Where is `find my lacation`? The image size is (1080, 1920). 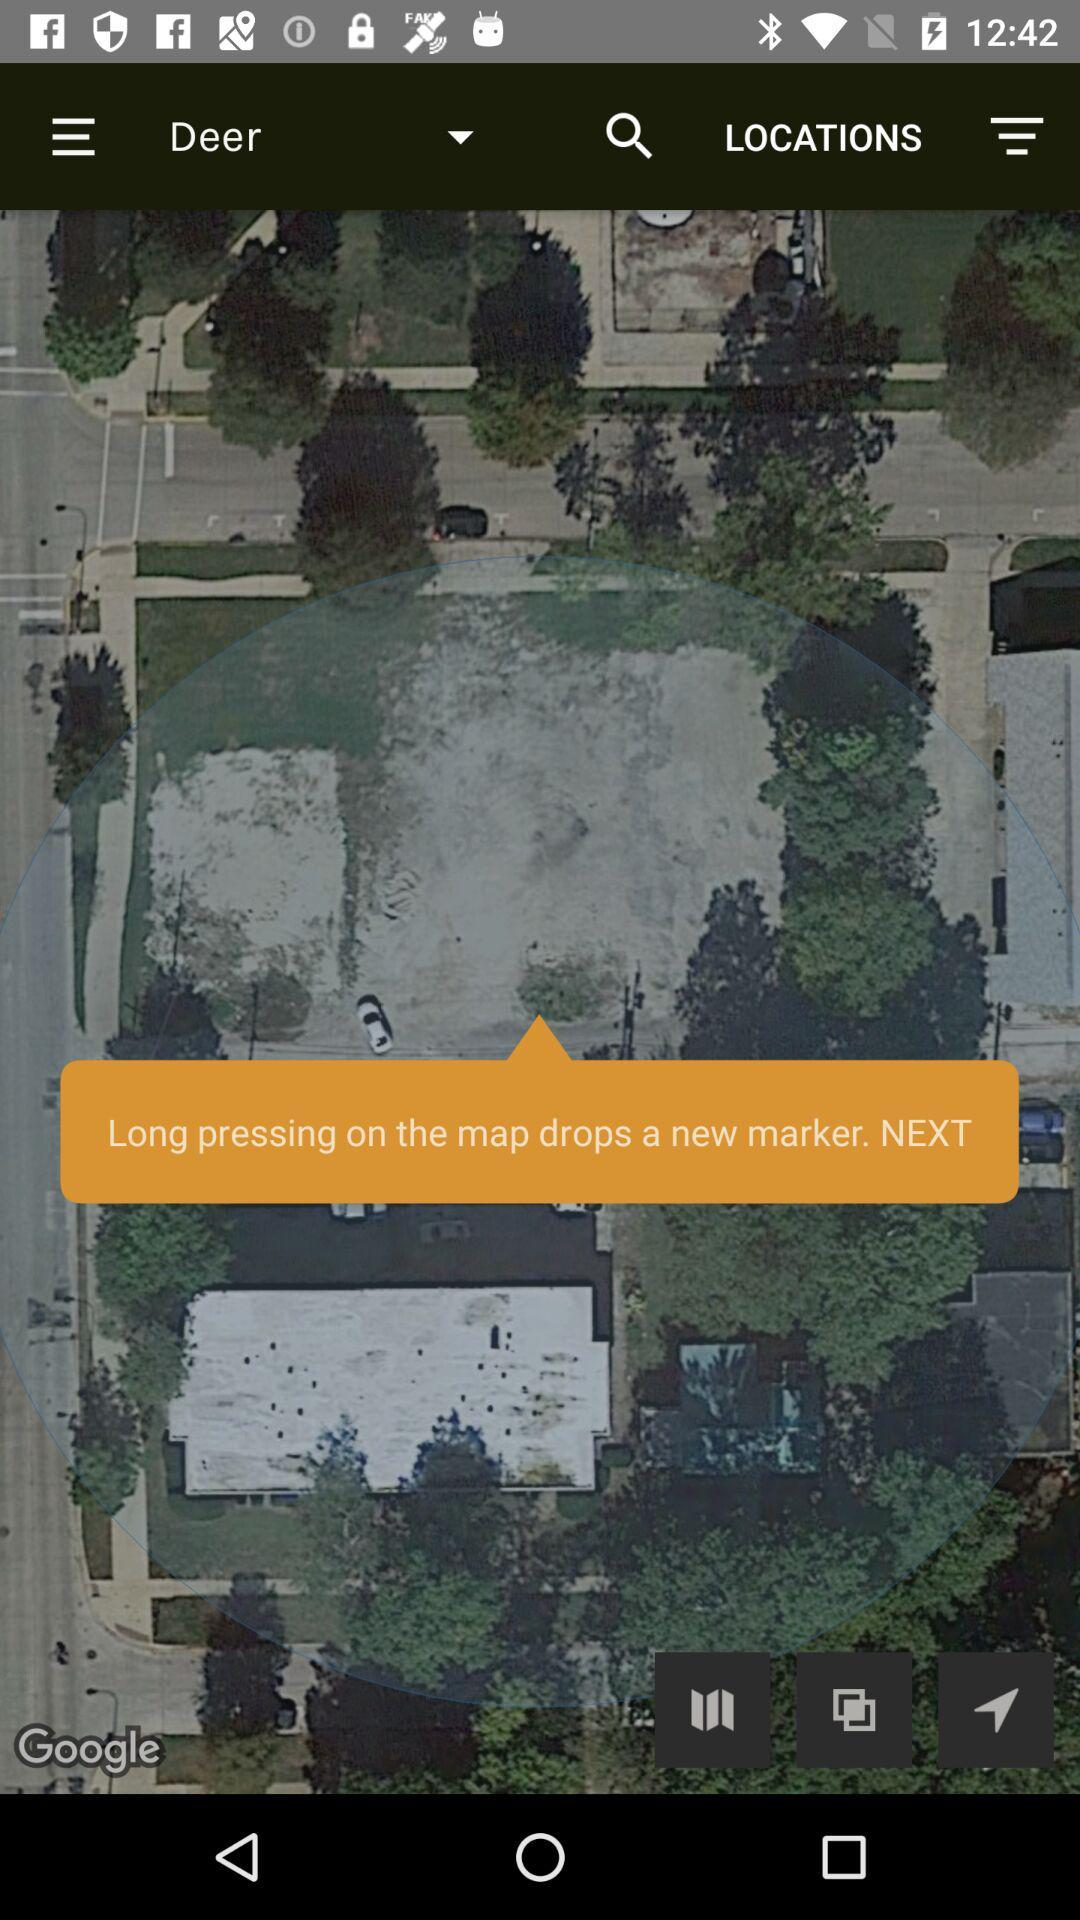 find my lacation is located at coordinates (995, 1708).